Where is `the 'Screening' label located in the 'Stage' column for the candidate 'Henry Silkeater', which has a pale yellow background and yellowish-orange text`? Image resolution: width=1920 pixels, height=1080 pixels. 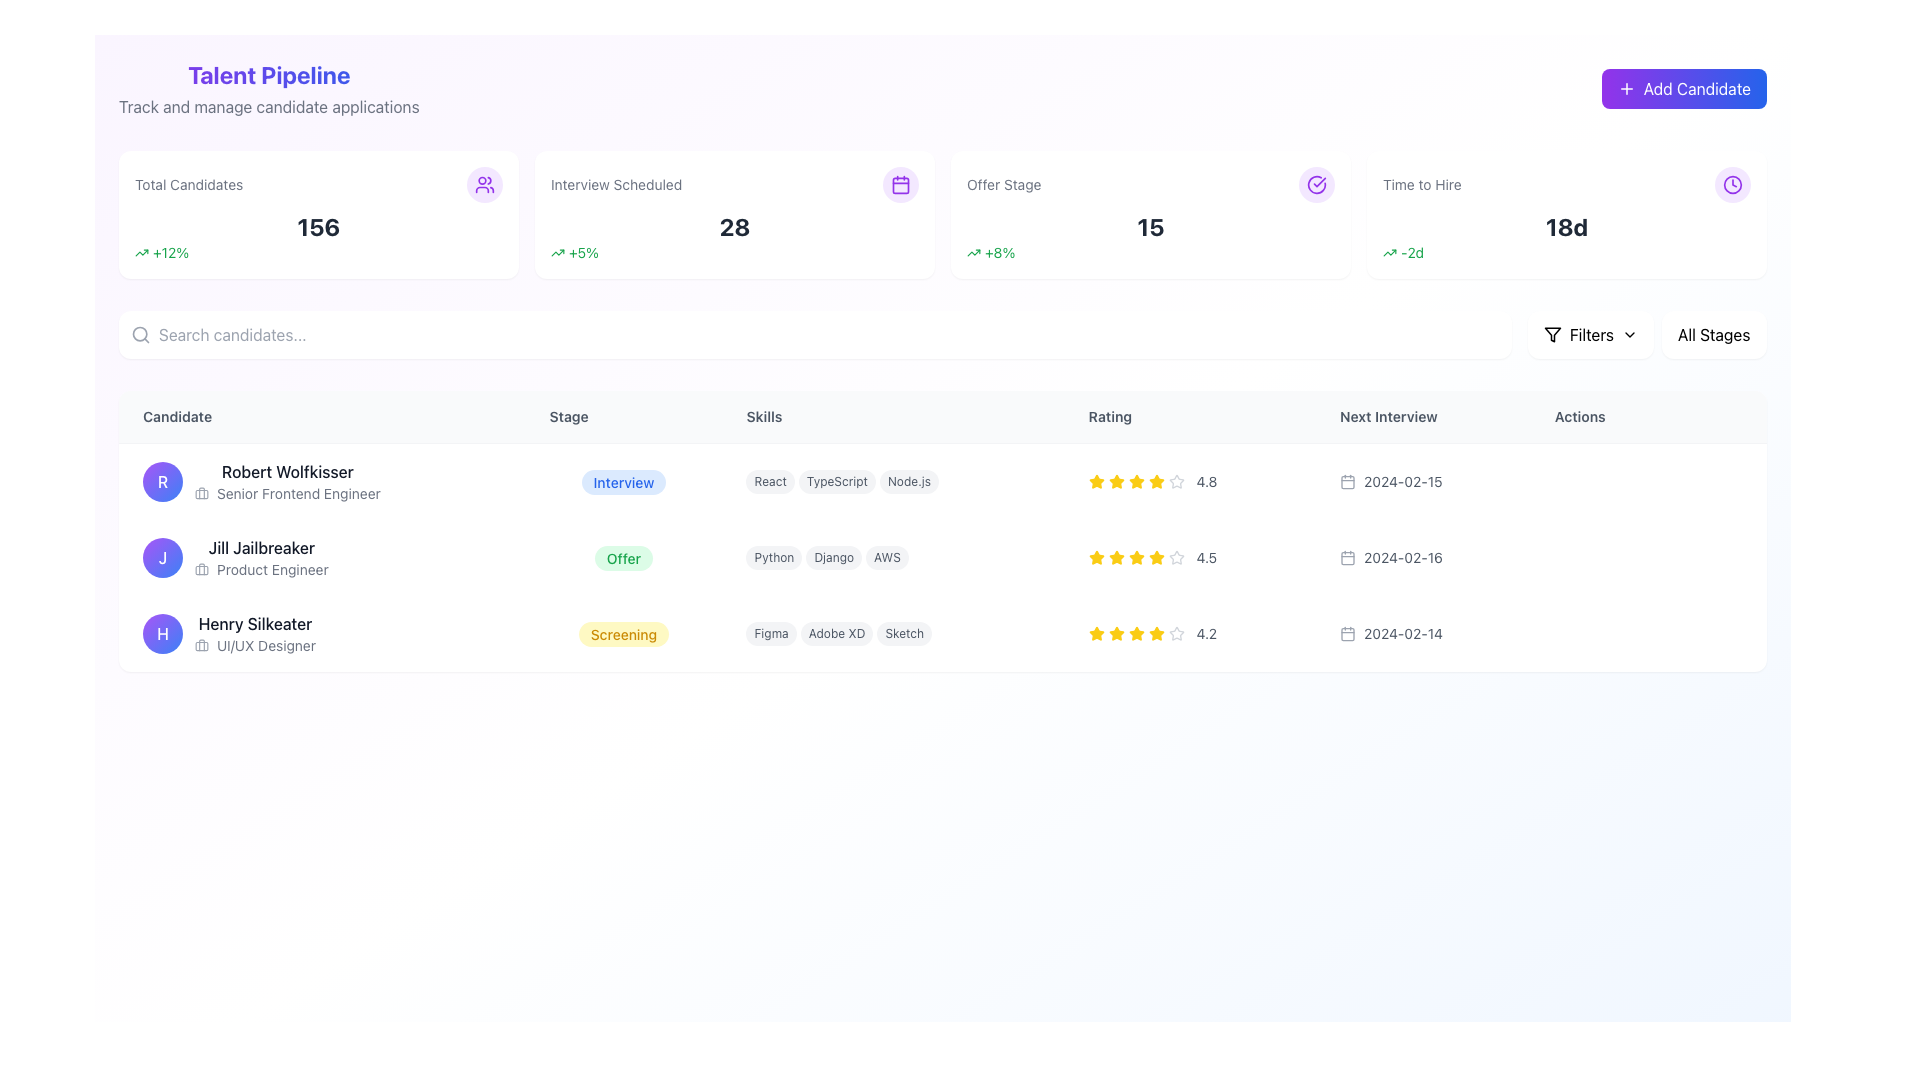 the 'Screening' label located in the 'Stage' column for the candidate 'Henry Silkeater', which has a pale yellow background and yellowish-orange text is located at coordinates (623, 633).